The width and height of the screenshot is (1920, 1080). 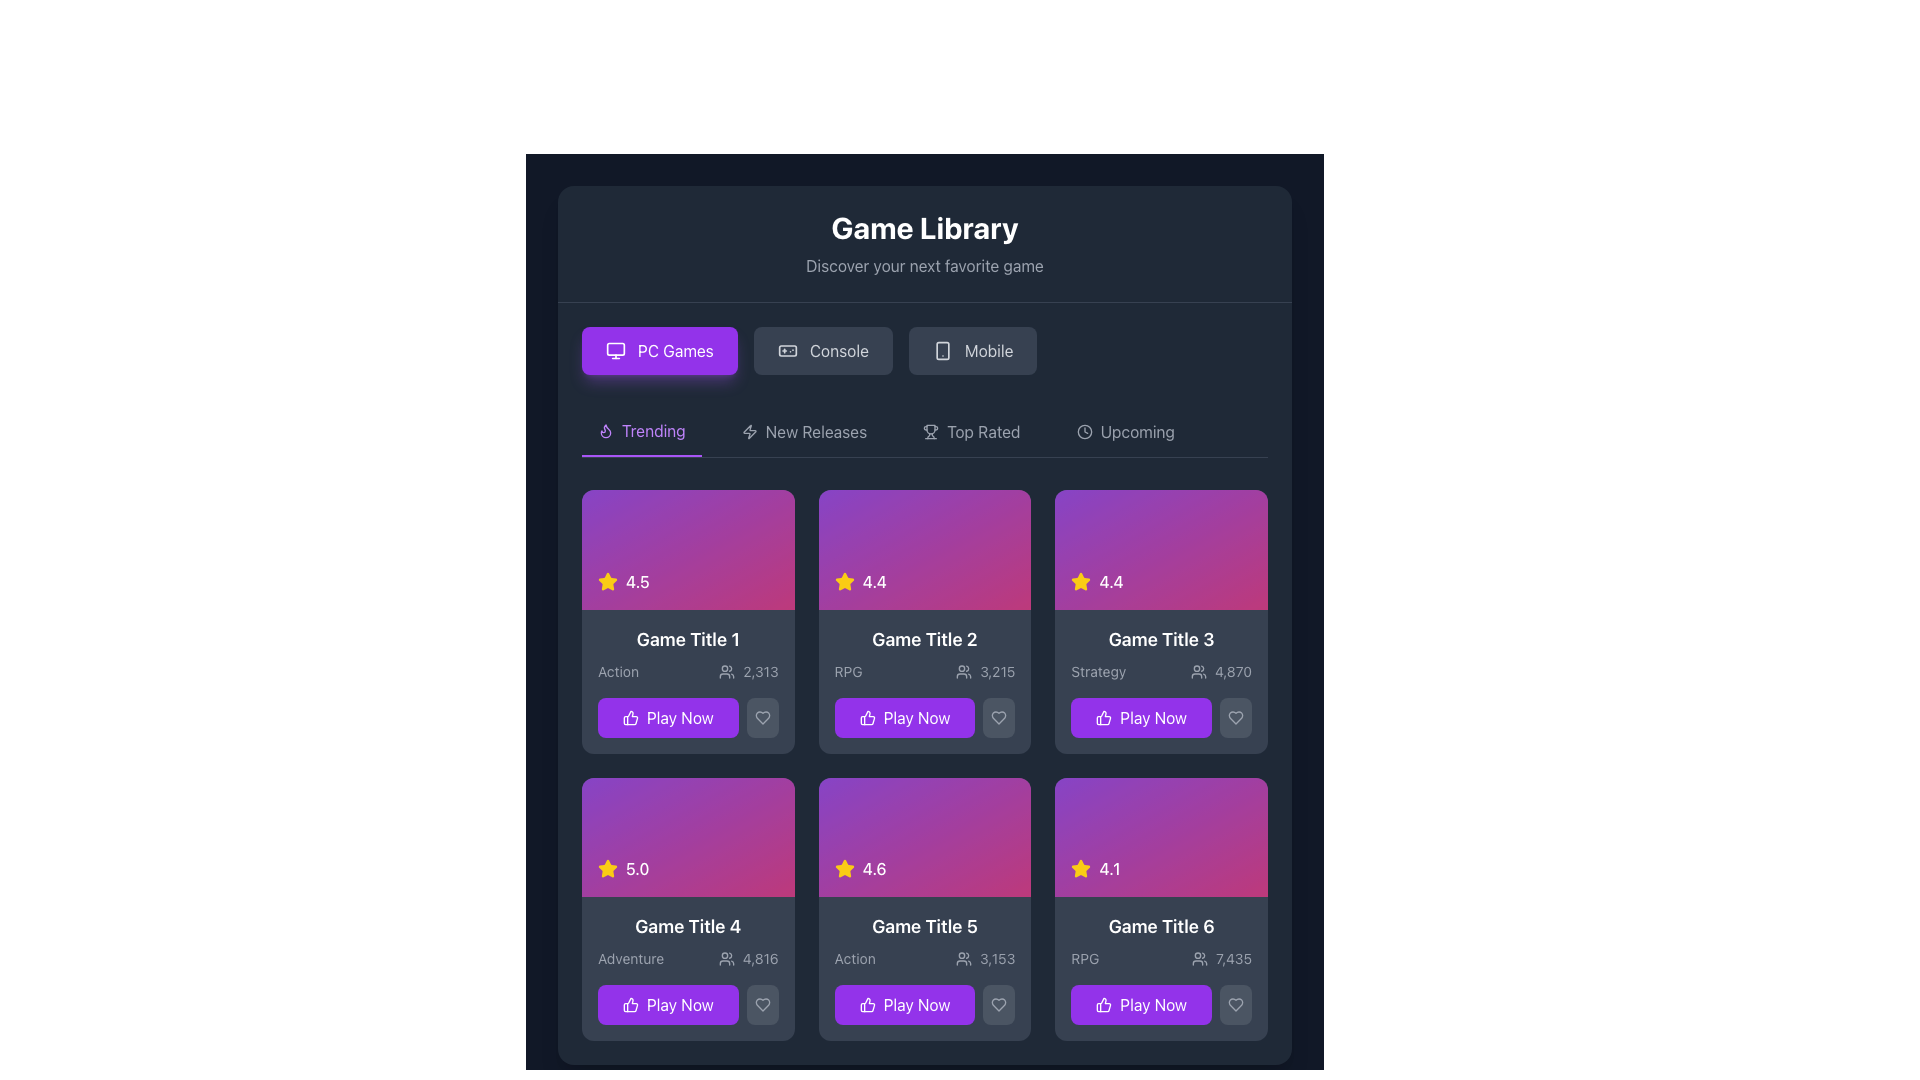 What do you see at coordinates (874, 868) in the screenshot?
I see `text label displaying the average rating score for the game located to the right of the yellow star icon in the bottom left corner of the 'Game Title 5' card` at bounding box center [874, 868].